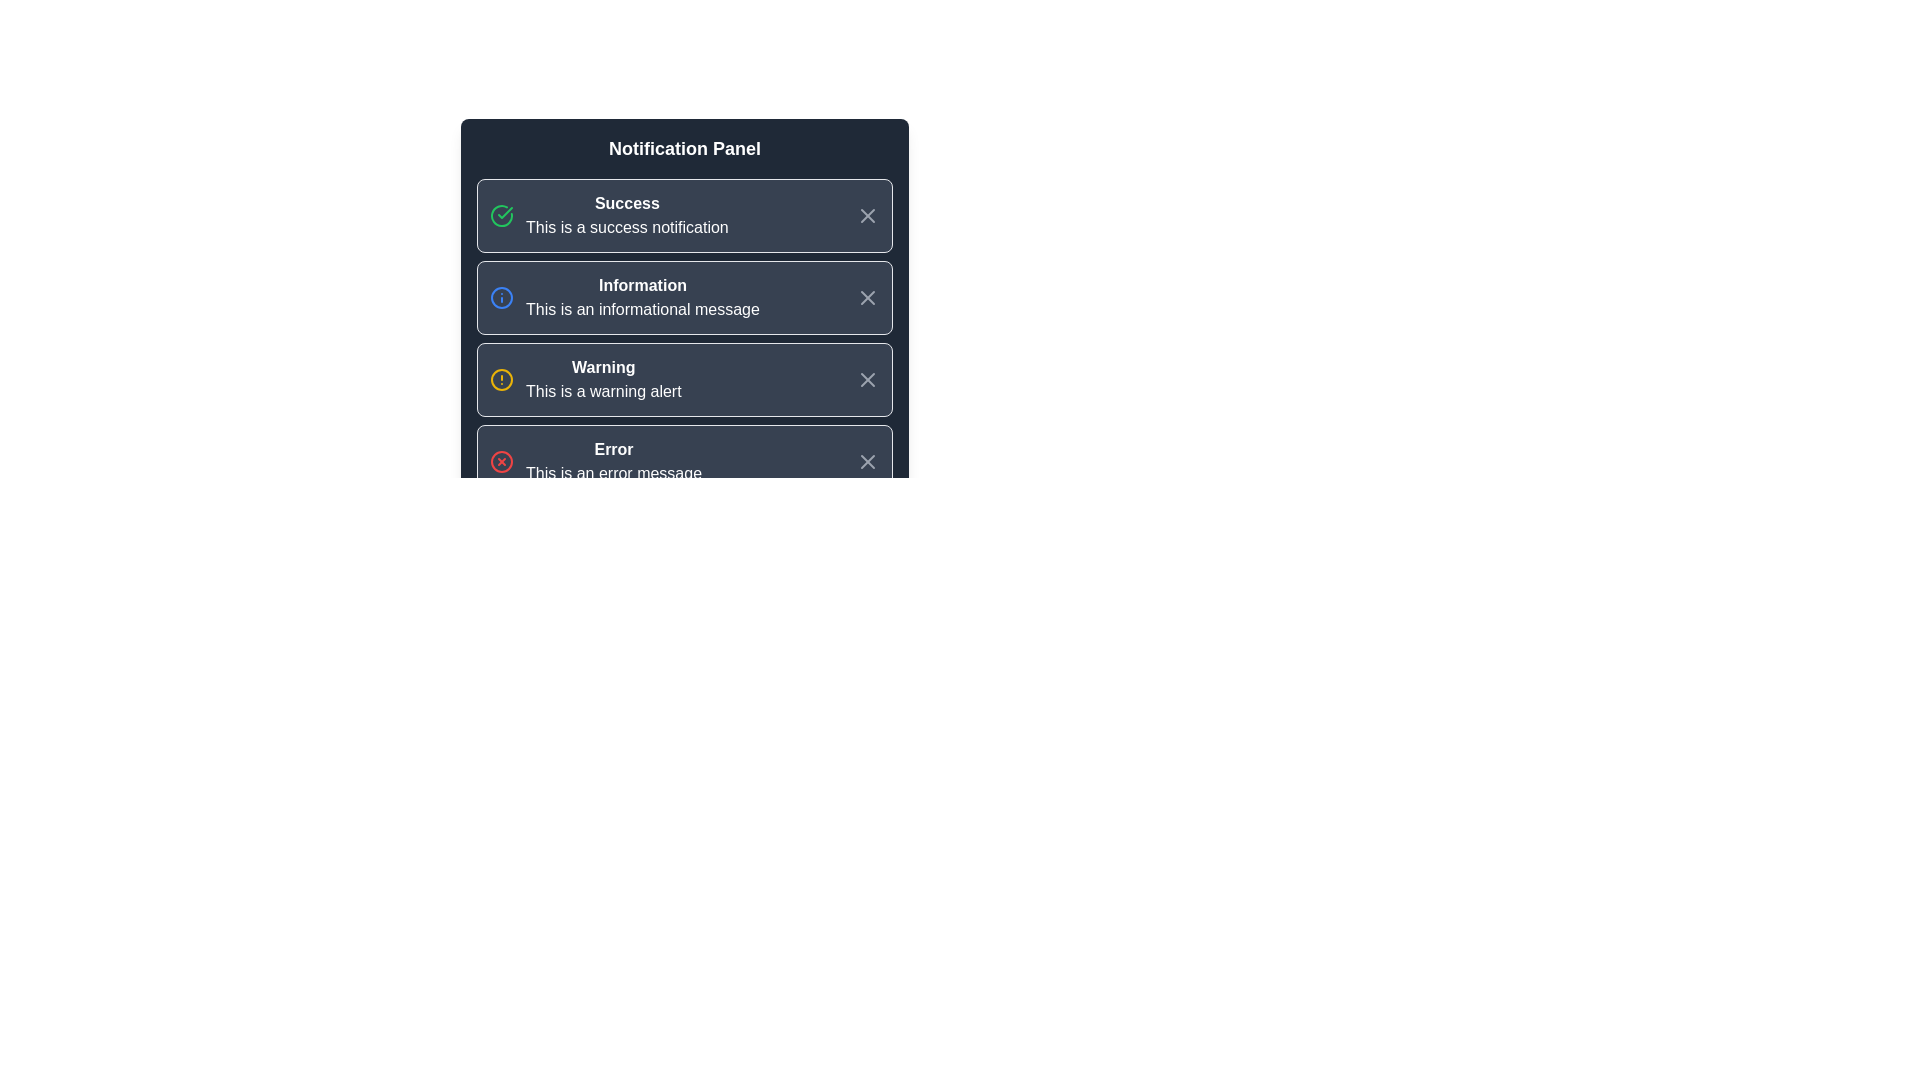  What do you see at coordinates (502, 462) in the screenshot?
I see `the error icon located in the fourth notification box labeled 'Error', positioned to the left of the text 'Error This is an error message'` at bounding box center [502, 462].